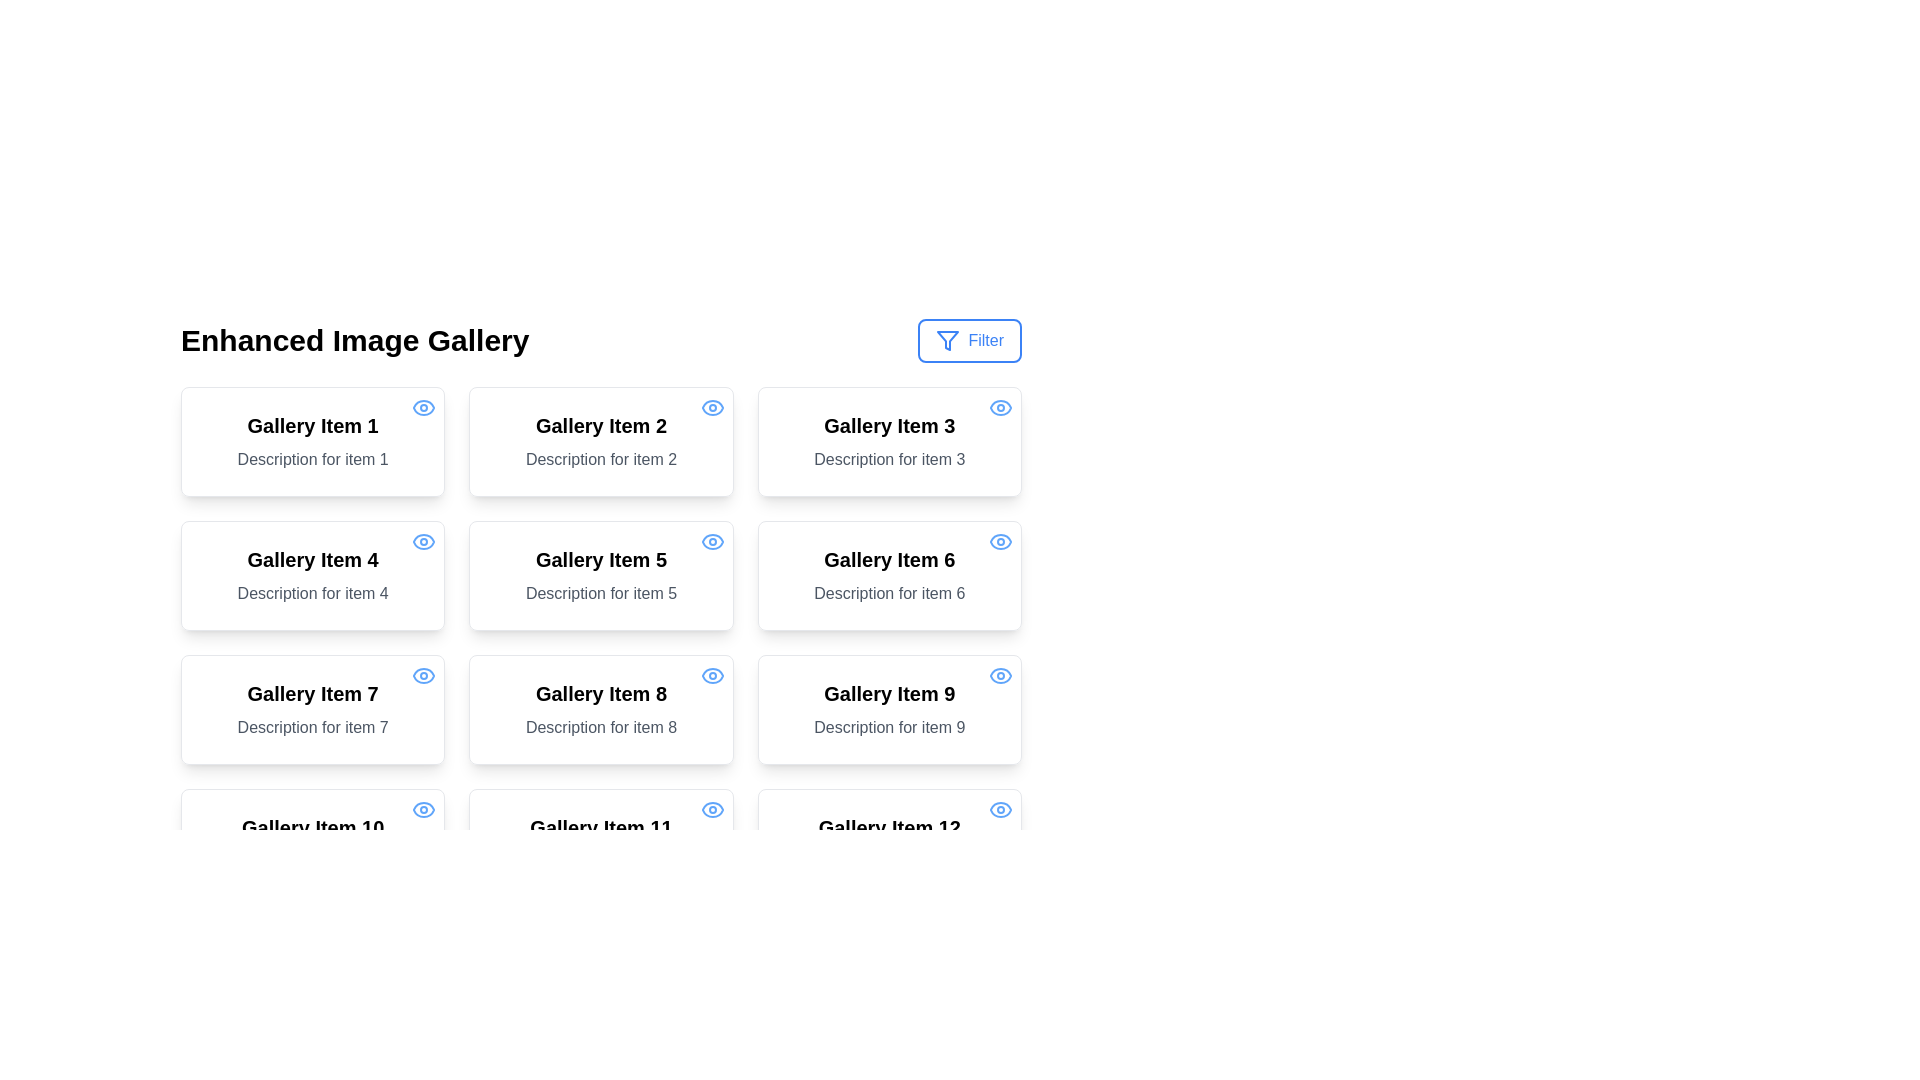 The width and height of the screenshot is (1920, 1080). What do you see at coordinates (712, 542) in the screenshot?
I see `the eye icon located in the top-right corner of the card titled 'Gallery Item 5', which indicates a view or visibility function` at bounding box center [712, 542].